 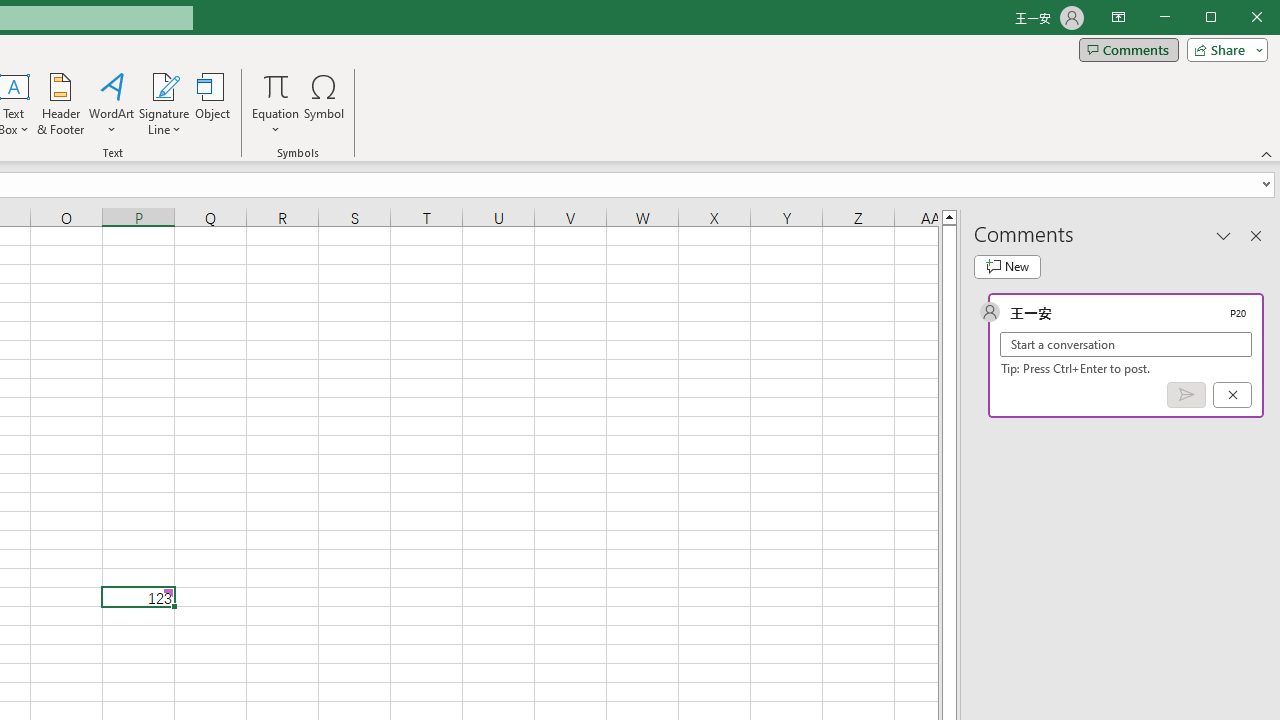 I want to click on 'Equation', so click(x=274, y=104).